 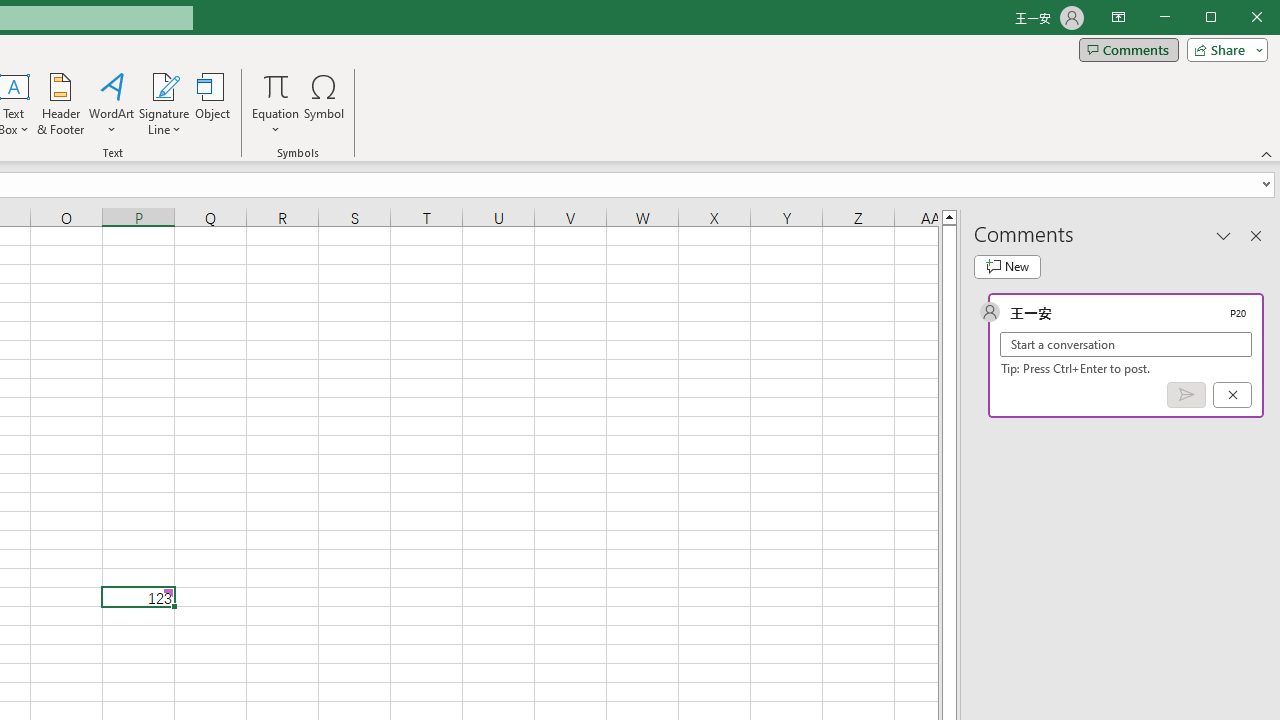 I want to click on 'Equation', so click(x=274, y=104).